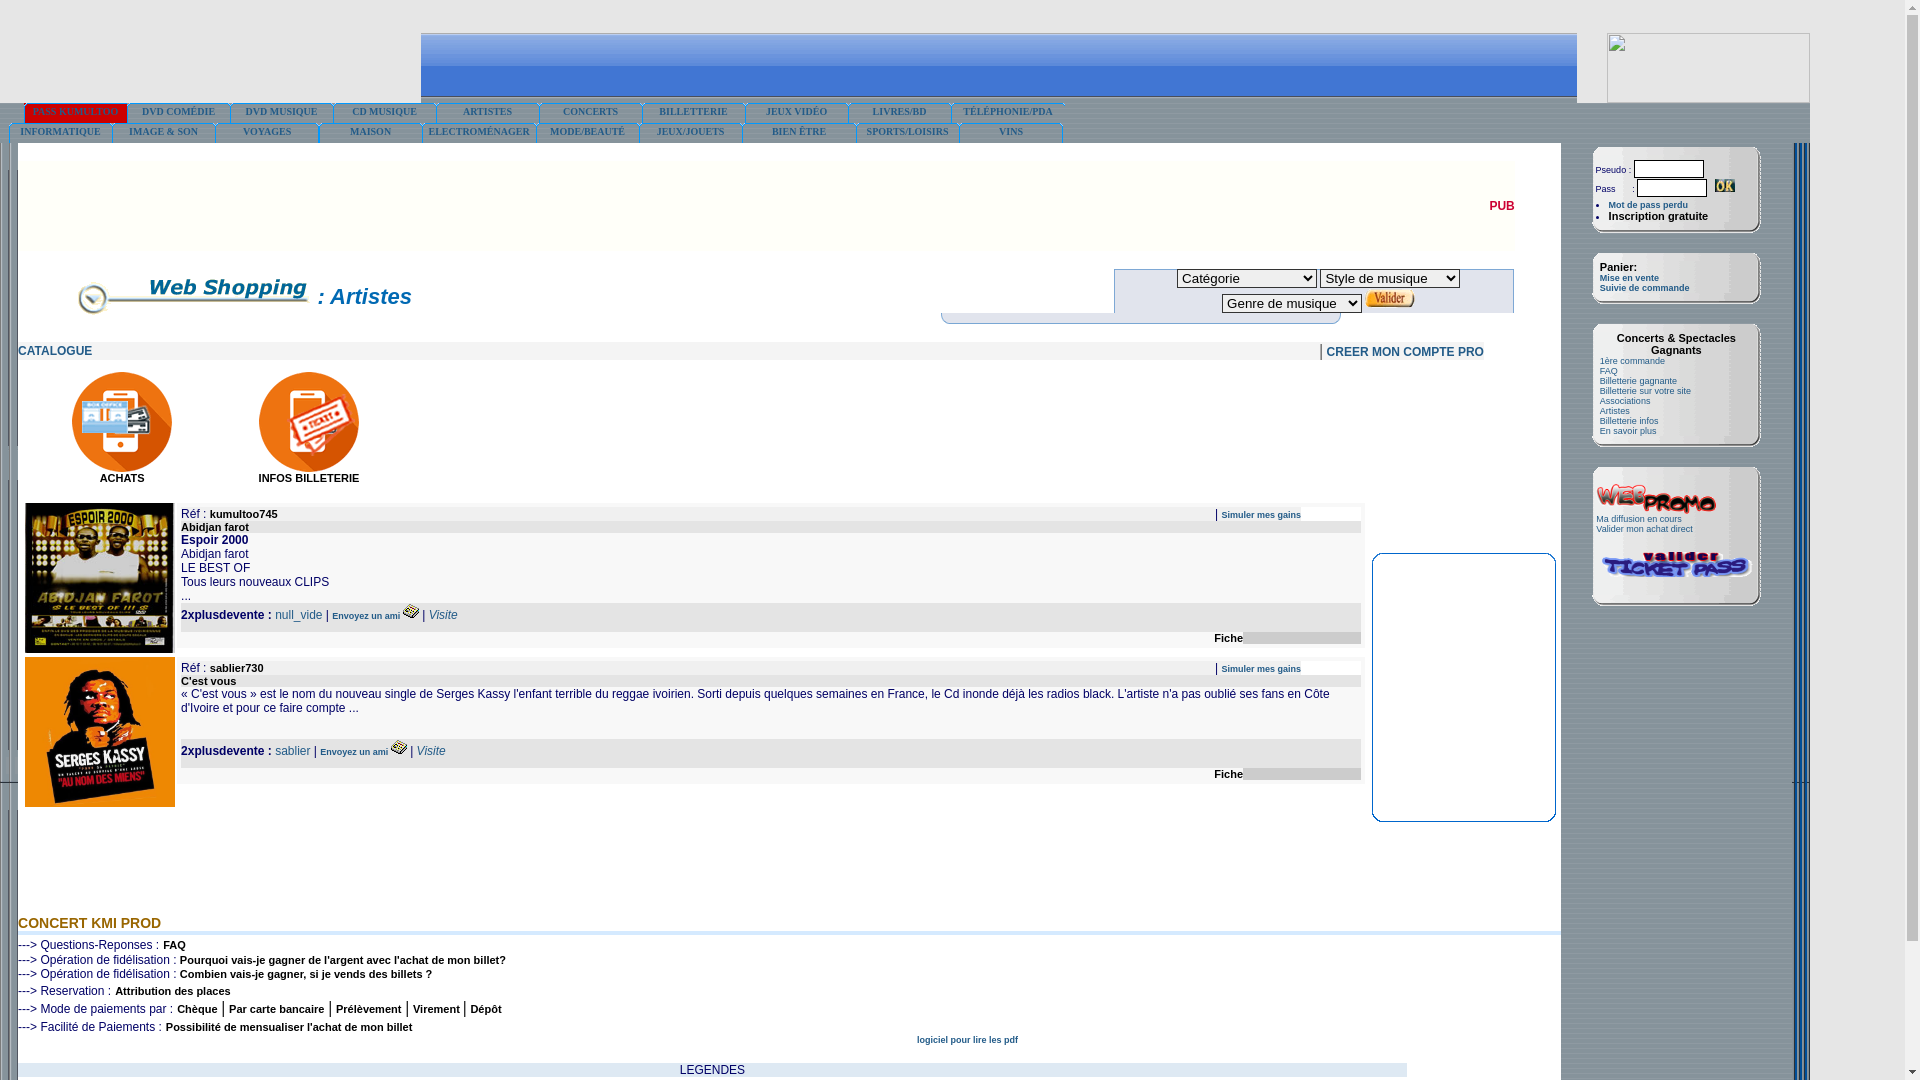  What do you see at coordinates (1629, 419) in the screenshot?
I see `'Billetterie infos'` at bounding box center [1629, 419].